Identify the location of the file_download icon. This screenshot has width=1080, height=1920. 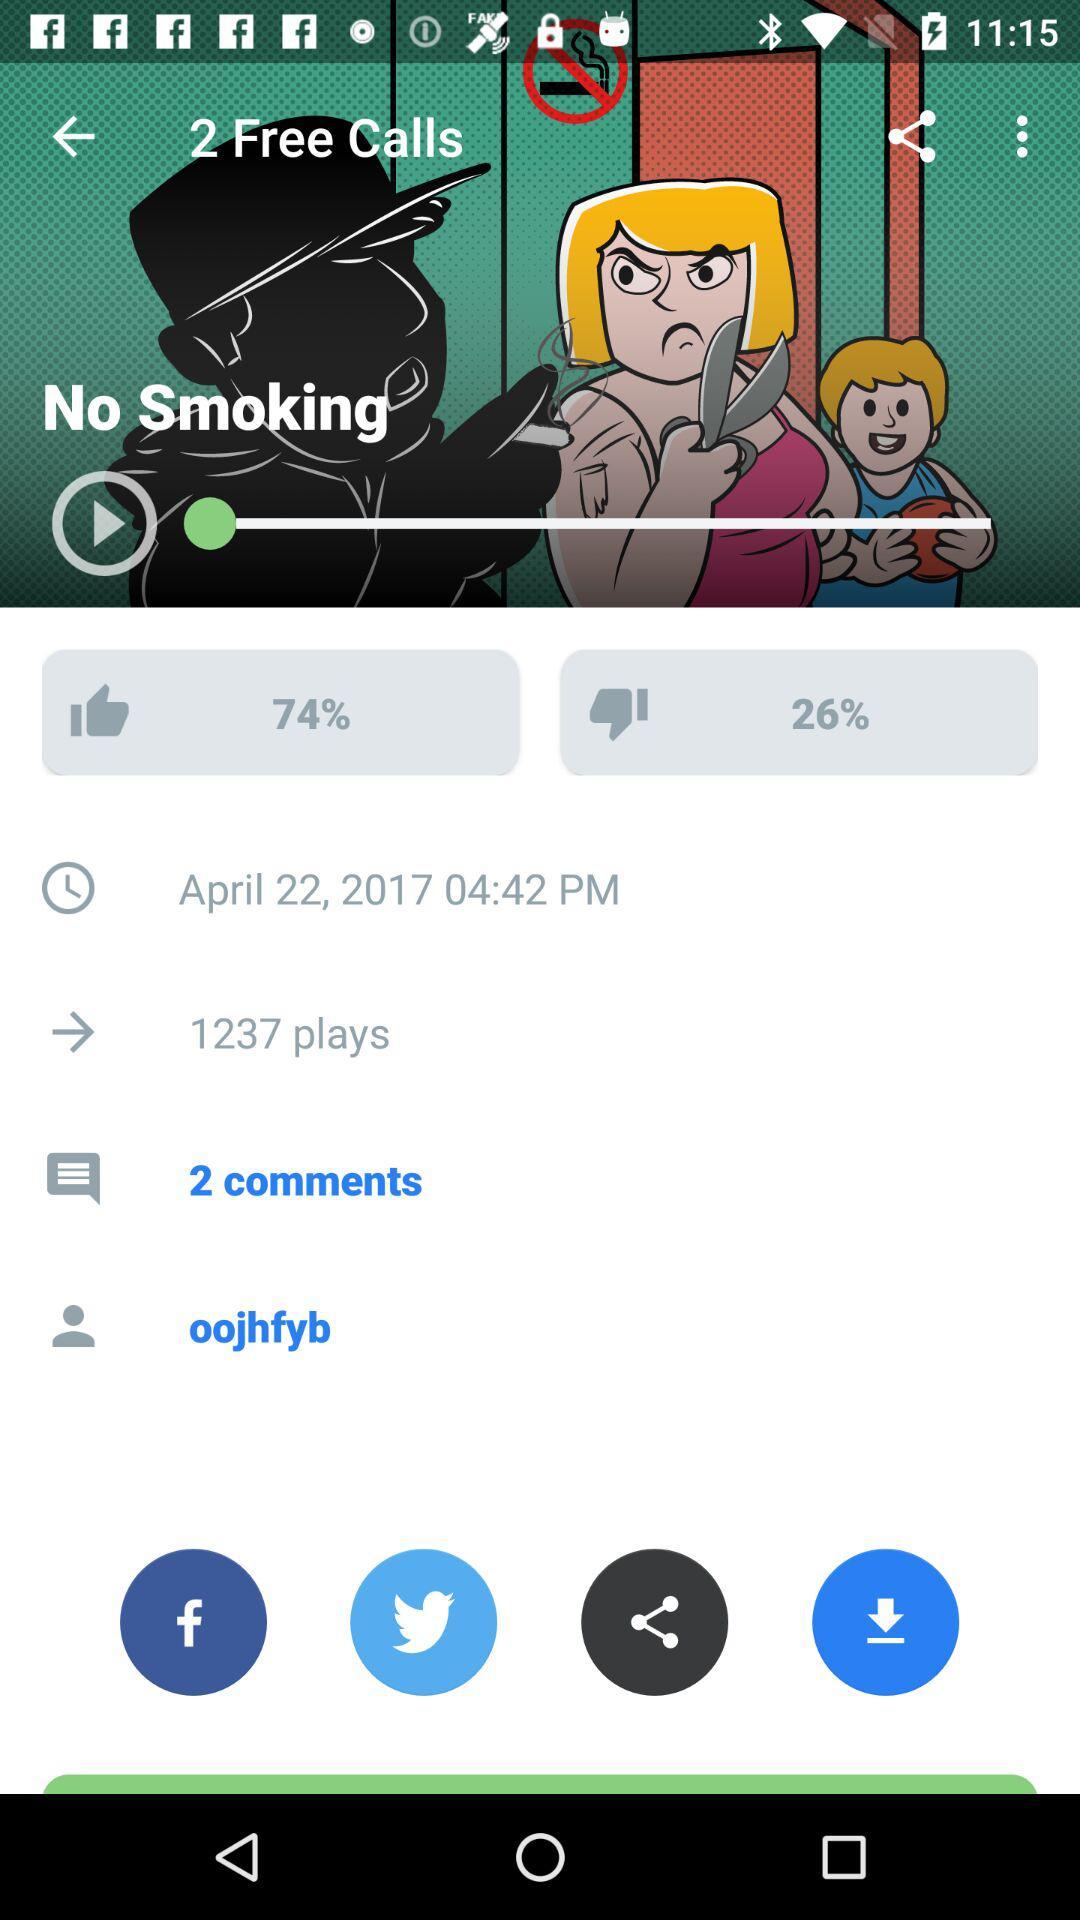
(884, 1622).